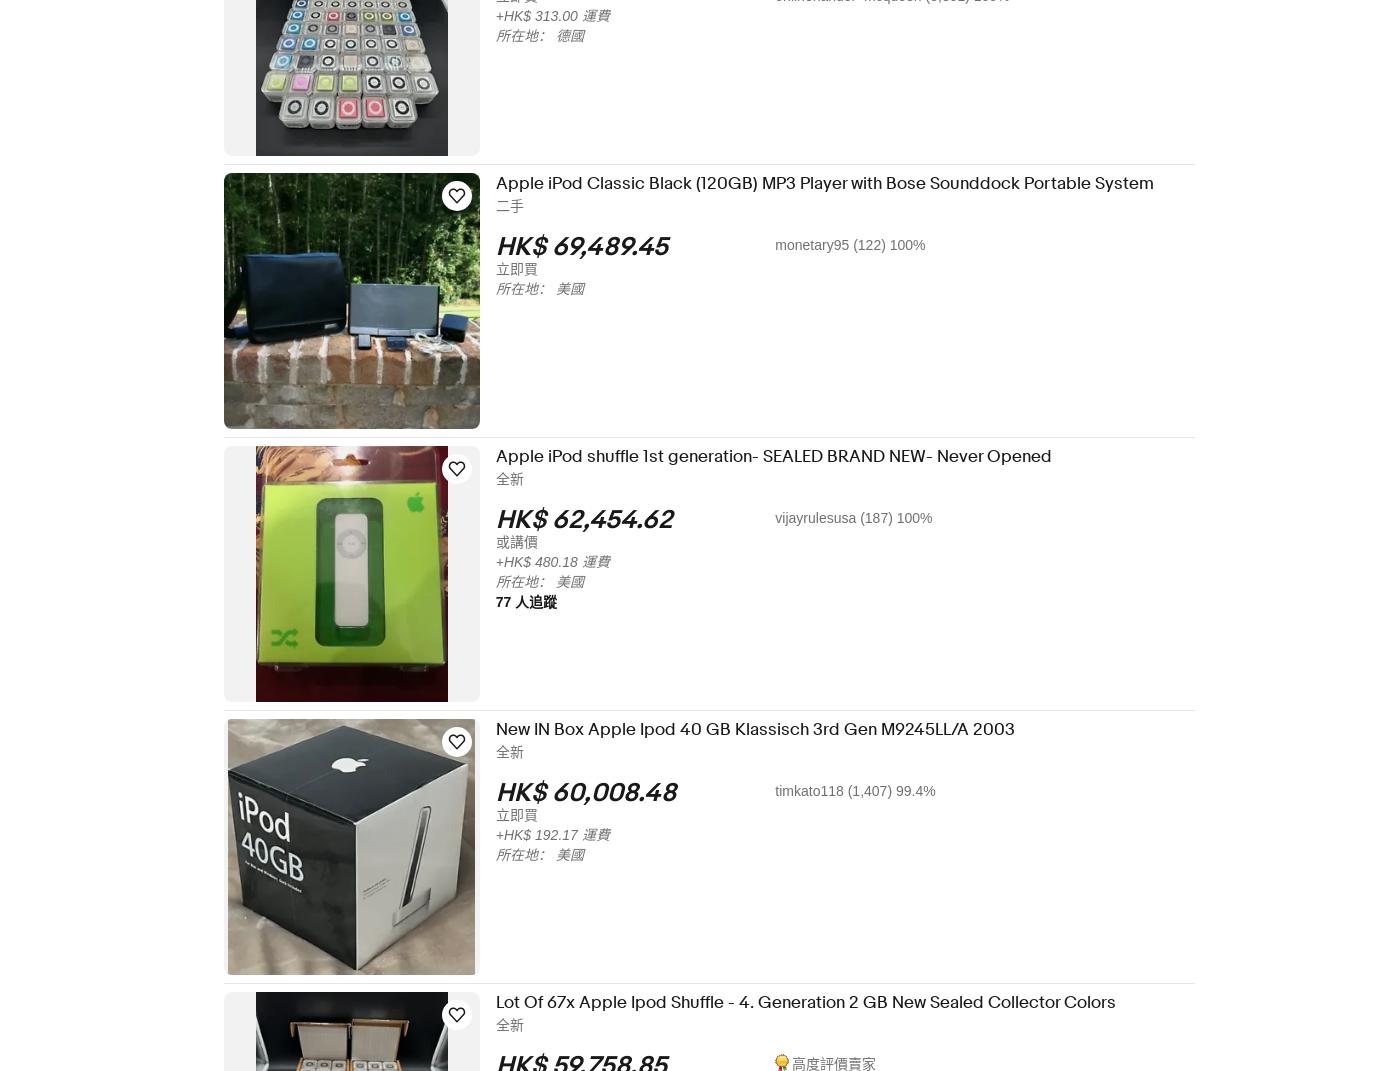  What do you see at coordinates (838, 182) in the screenshot?
I see `'Apple iPod Classic Black (120GB) MP3 Player with Bose Sounddock Portable System'` at bounding box center [838, 182].